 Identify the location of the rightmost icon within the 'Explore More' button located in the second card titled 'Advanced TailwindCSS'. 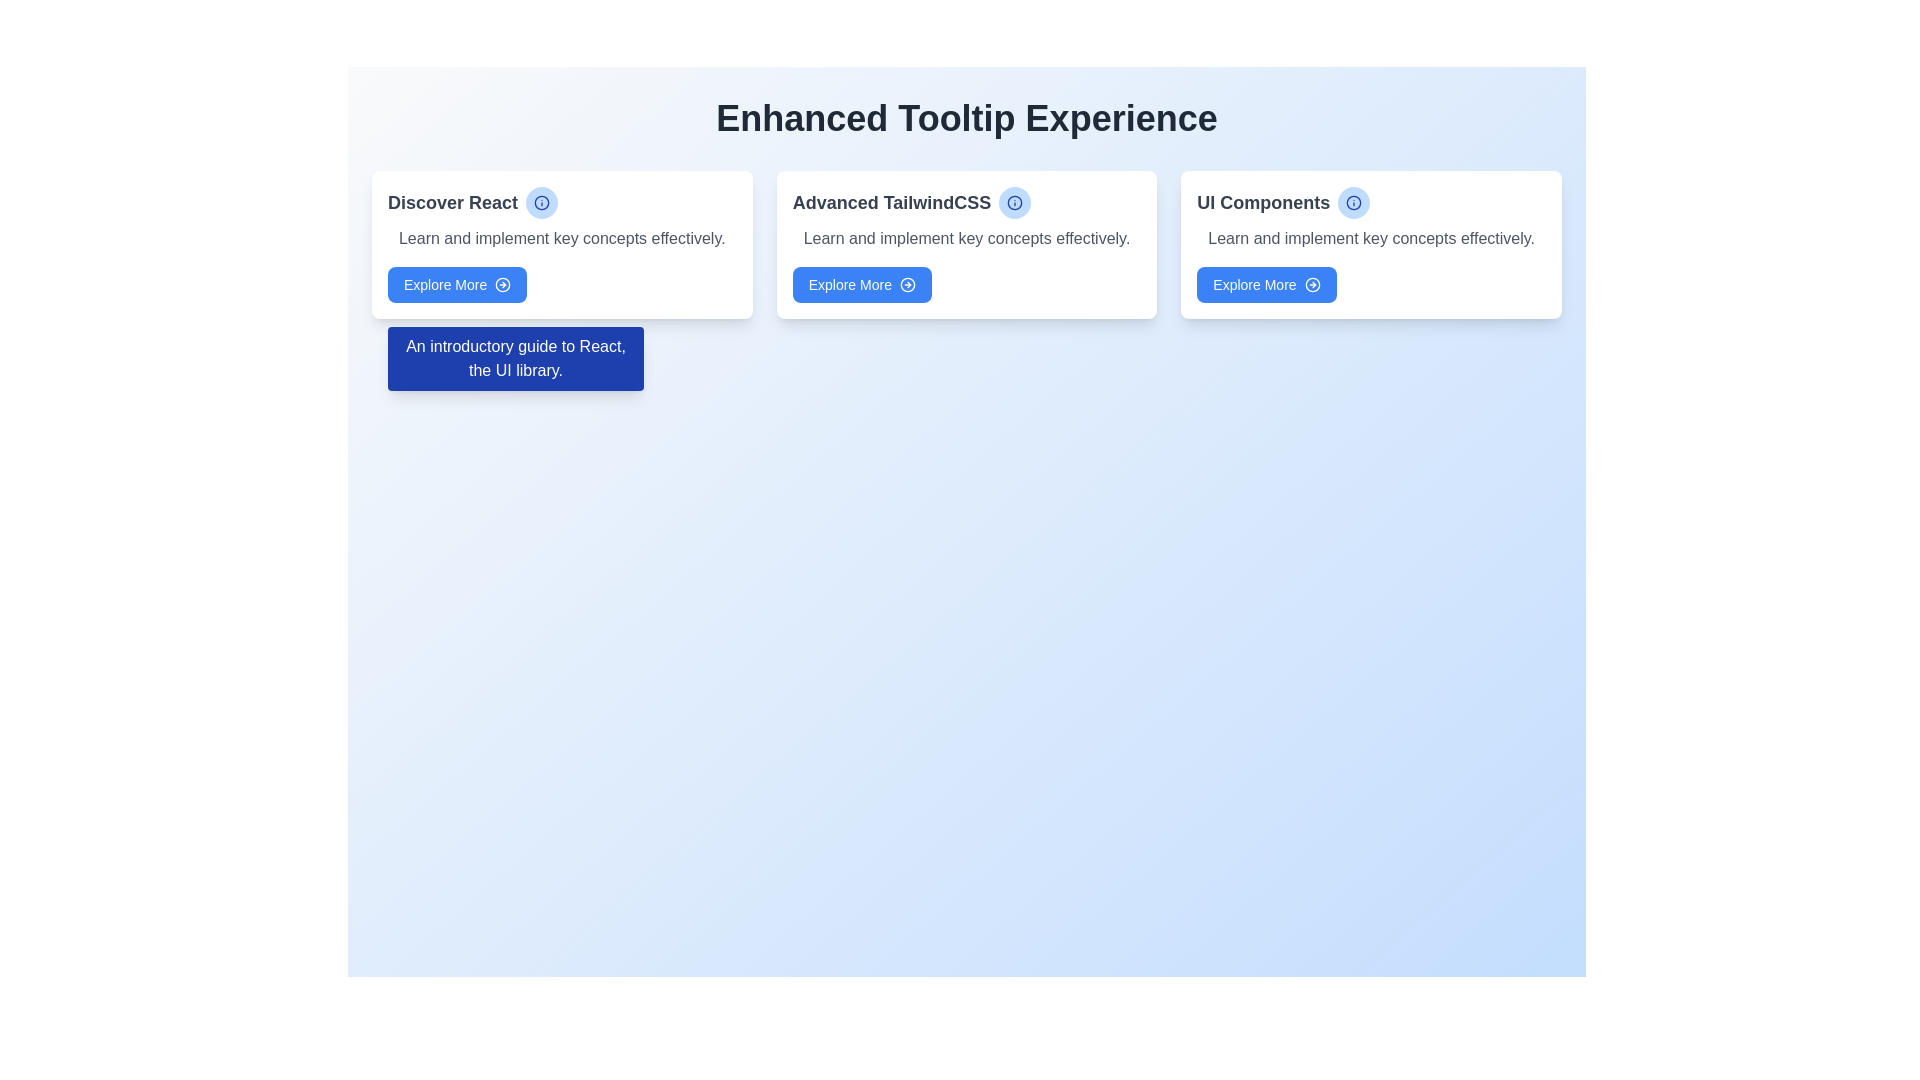
(906, 285).